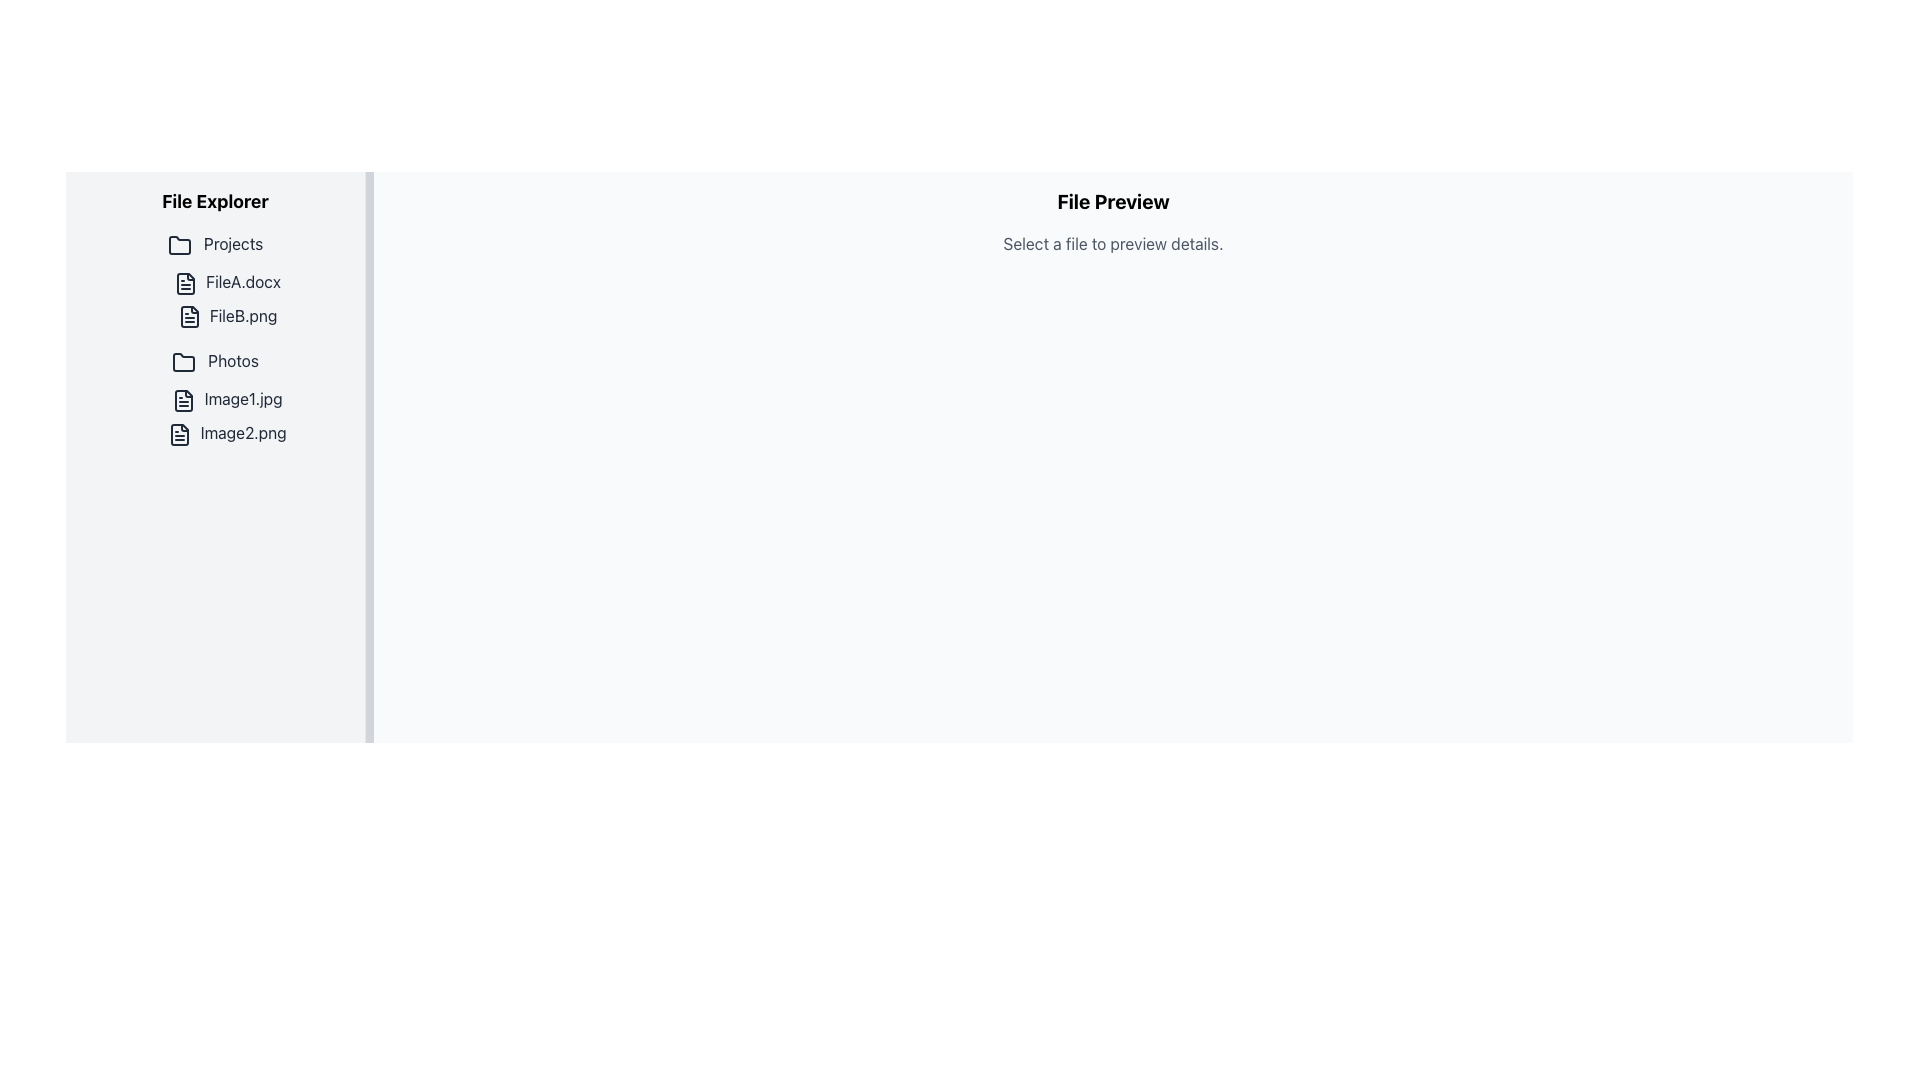 This screenshot has height=1080, width=1920. What do you see at coordinates (186, 283) in the screenshot?
I see `the document icon located to the left of the text 'FileA.docx' in the 'File Explorer' section` at bounding box center [186, 283].